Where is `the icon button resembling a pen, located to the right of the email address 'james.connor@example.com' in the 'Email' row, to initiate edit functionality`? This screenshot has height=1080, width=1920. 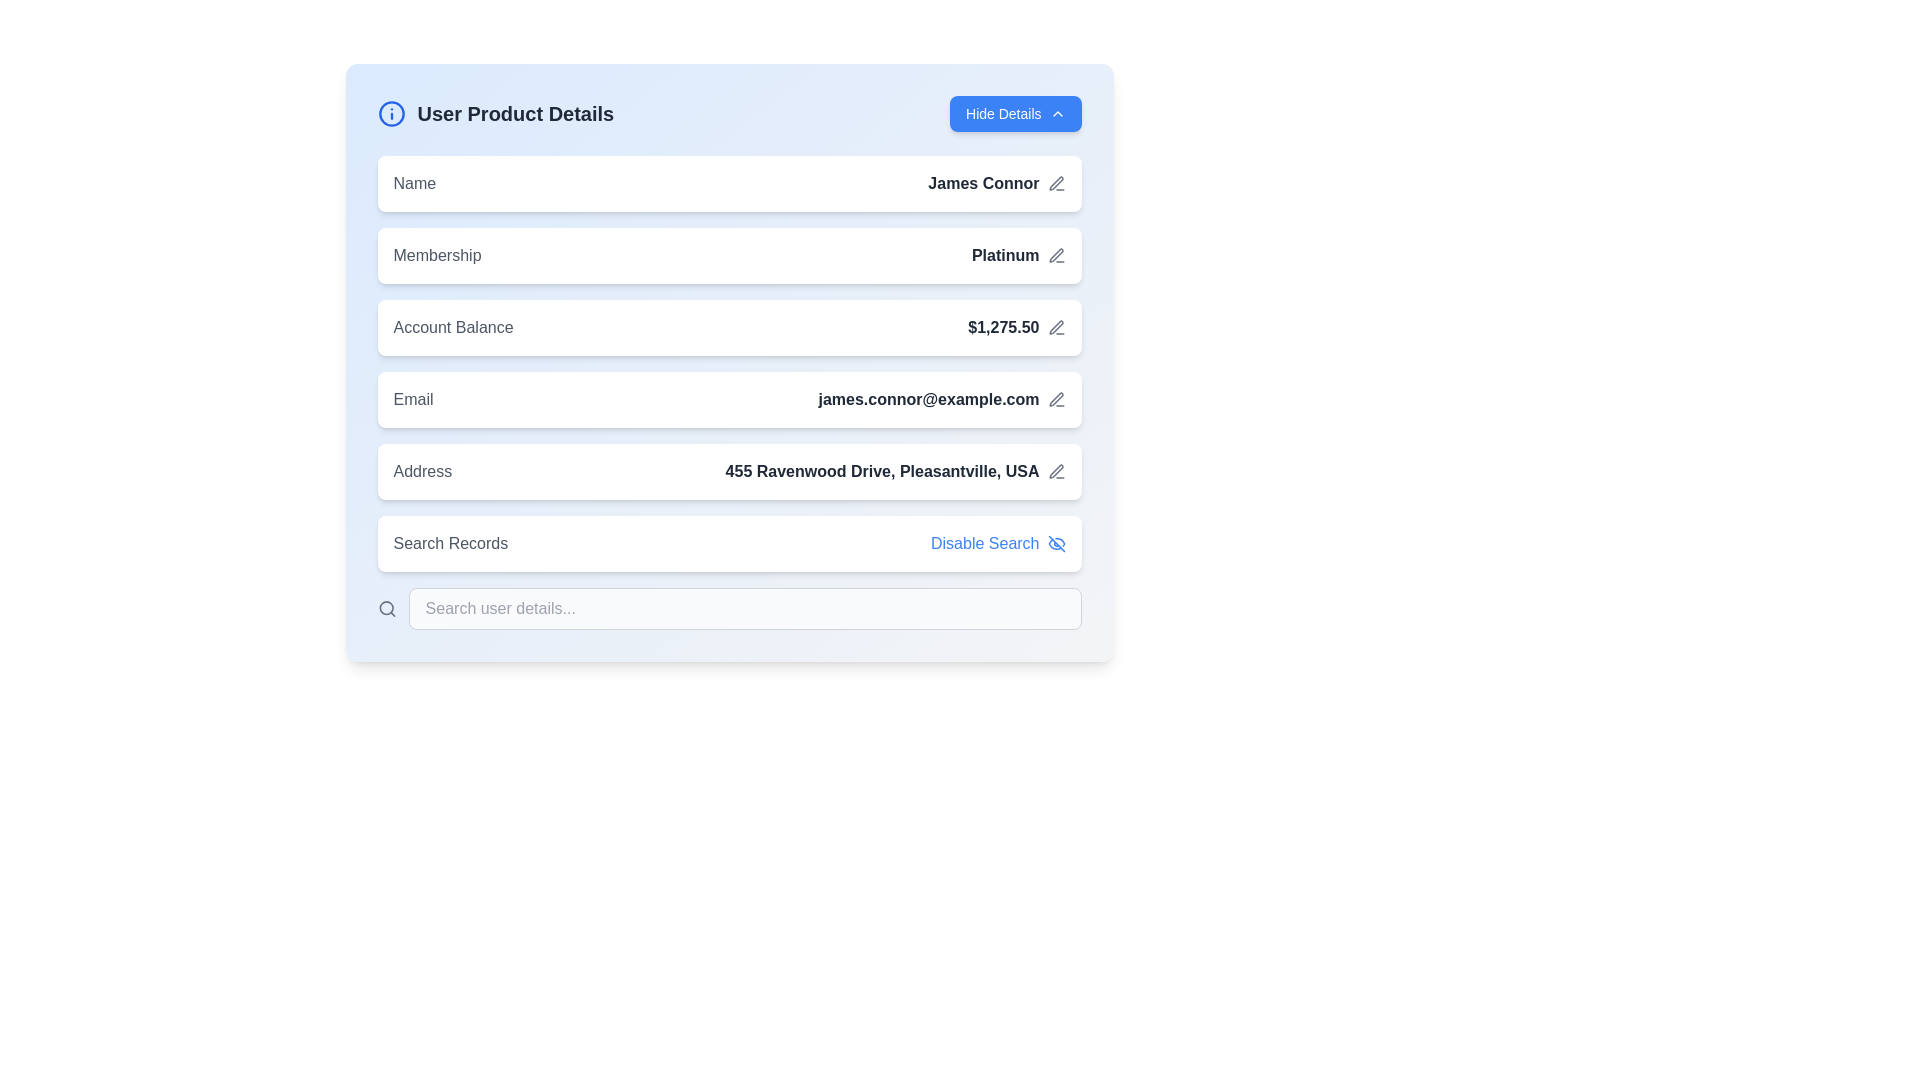 the icon button resembling a pen, located to the right of the email address 'james.connor@example.com' in the 'Email' row, to initiate edit functionality is located at coordinates (1055, 400).